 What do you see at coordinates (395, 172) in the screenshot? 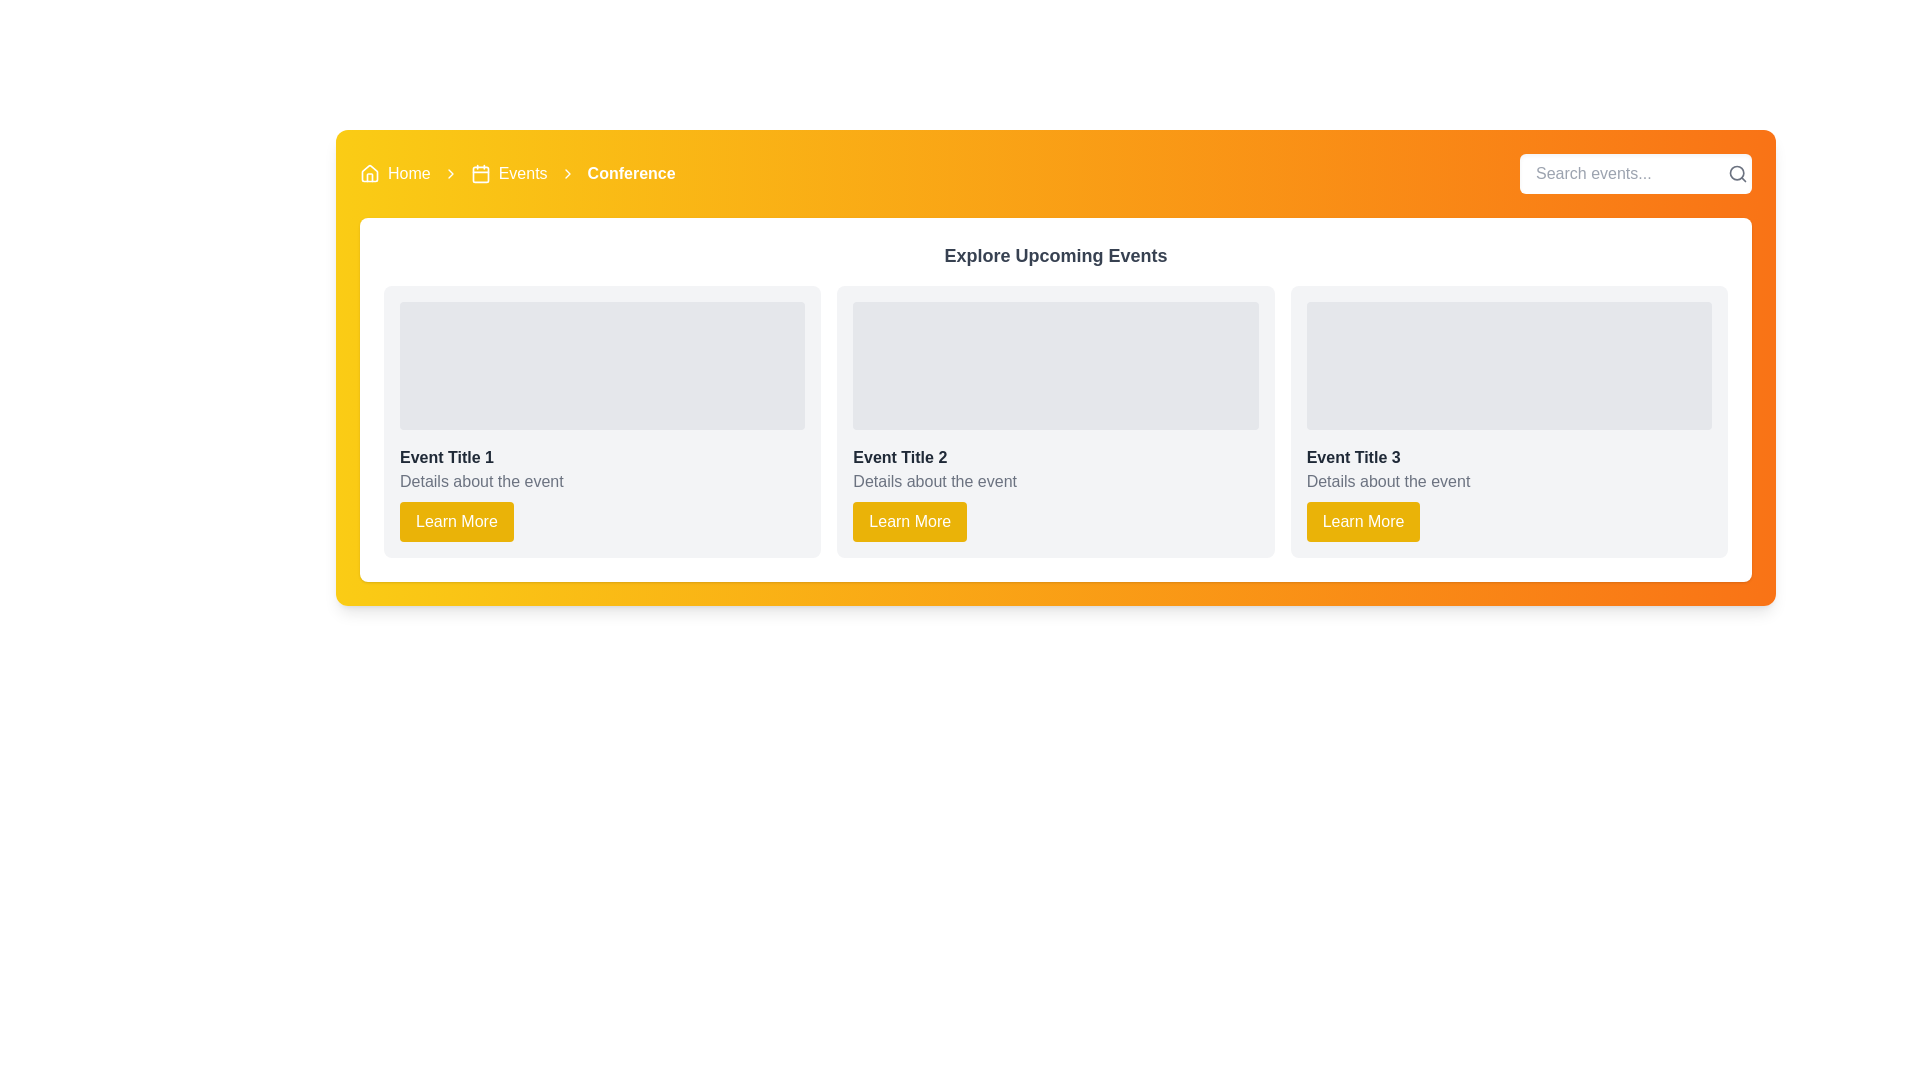
I see `the 'Home' breadcrumb link with a house icon in white font on a yellow background` at bounding box center [395, 172].